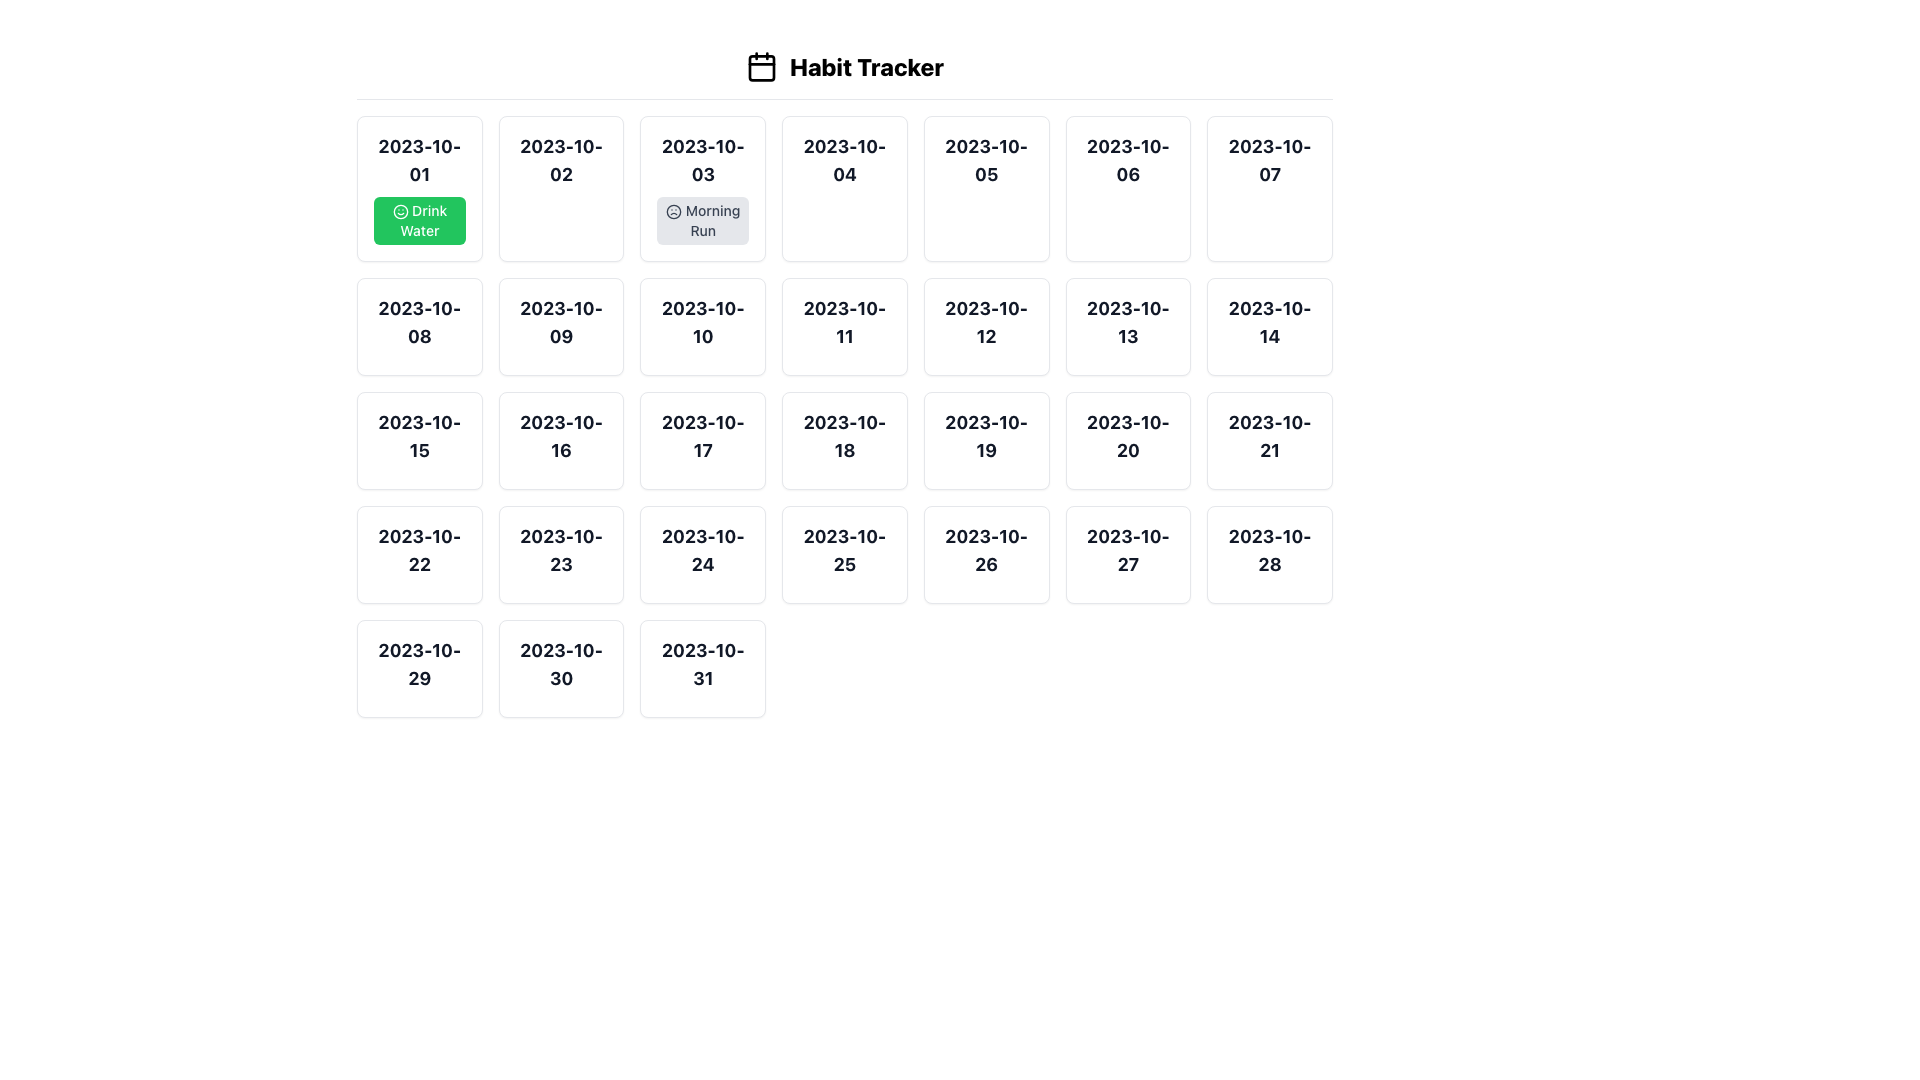 This screenshot has width=1920, height=1080. I want to click on the Text Display element that shows the date '2023-10-23', which is located in the fifth row, second column of a grid layout with white rectangular cards, so click(560, 551).